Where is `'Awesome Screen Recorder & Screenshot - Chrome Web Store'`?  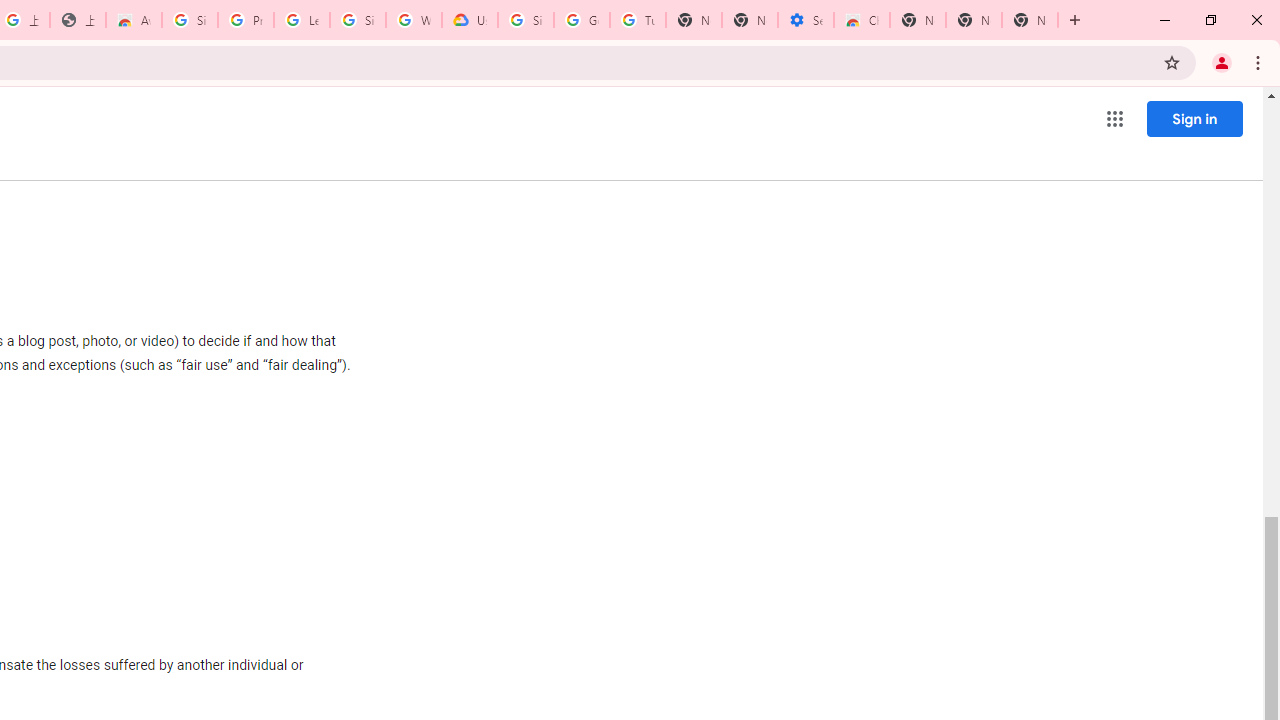 'Awesome Screen Recorder & Screenshot - Chrome Web Store' is located at coordinates (133, 20).